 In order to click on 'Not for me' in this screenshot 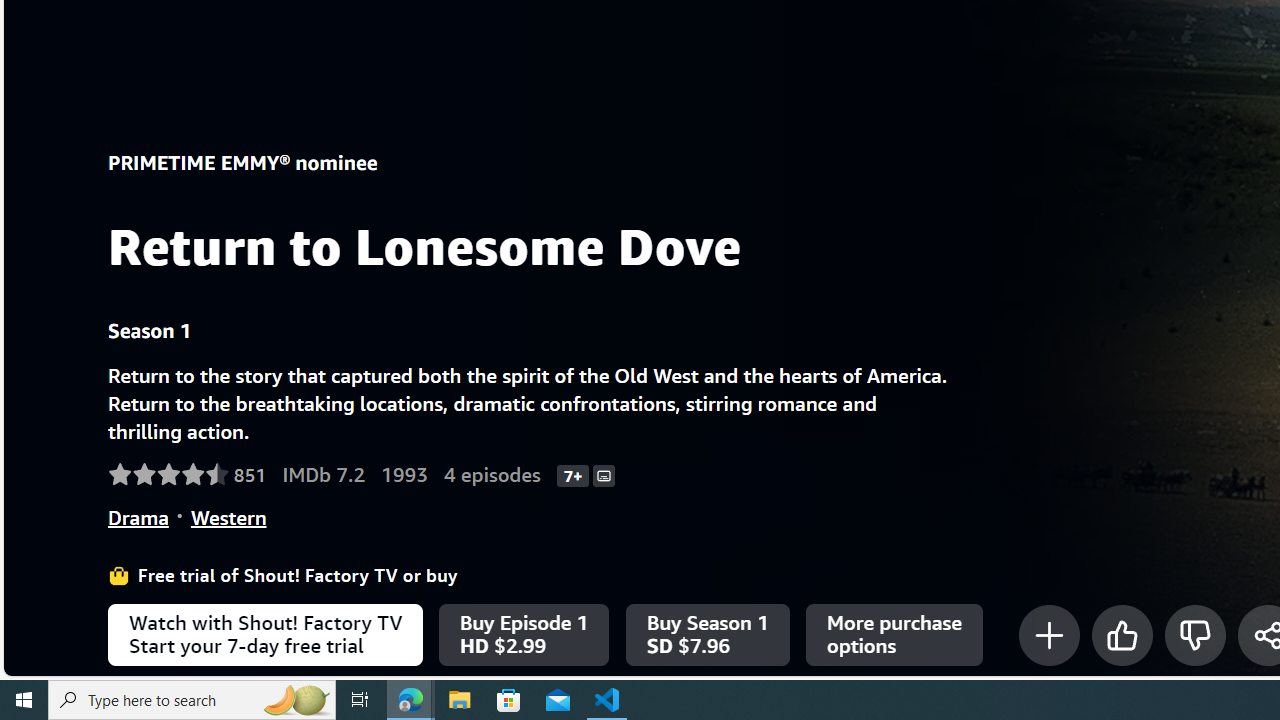, I will do `click(1194, 635)`.